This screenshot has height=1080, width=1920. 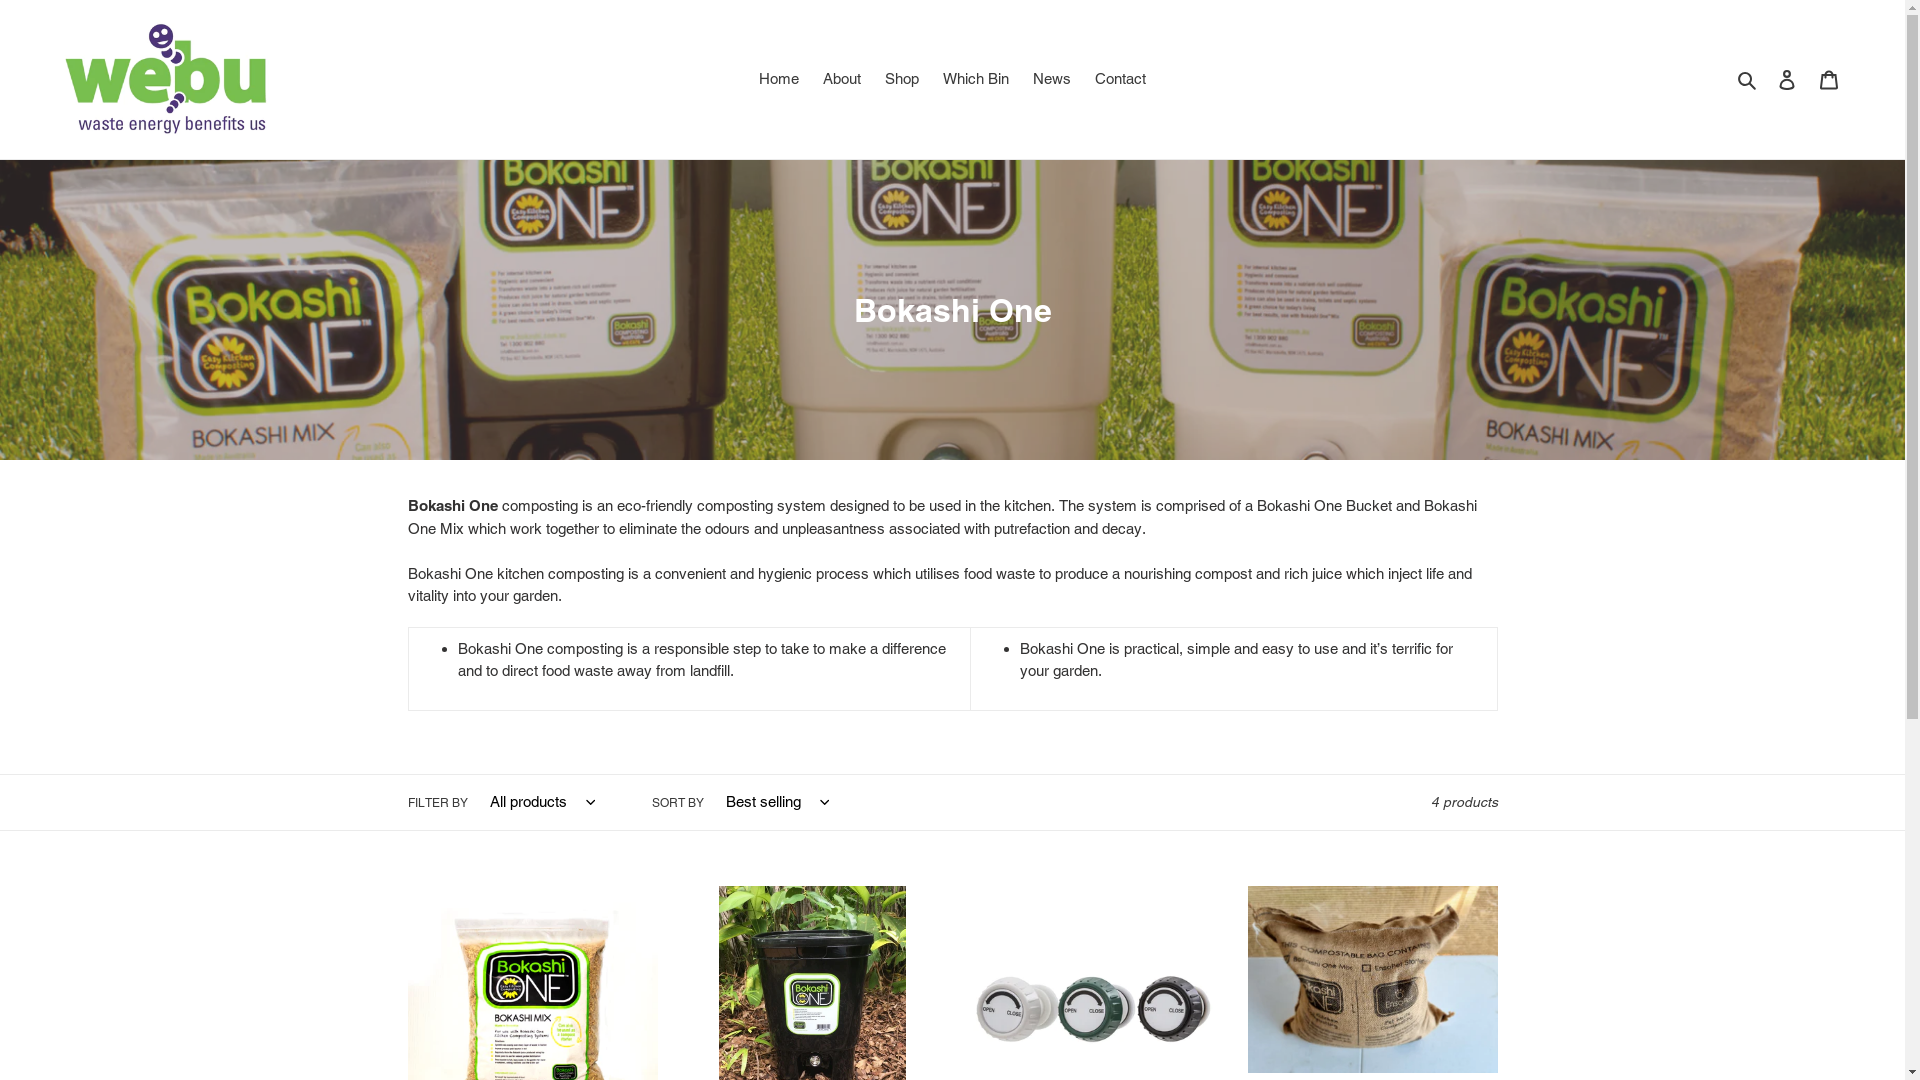 What do you see at coordinates (1786, 78) in the screenshot?
I see `'Log in'` at bounding box center [1786, 78].